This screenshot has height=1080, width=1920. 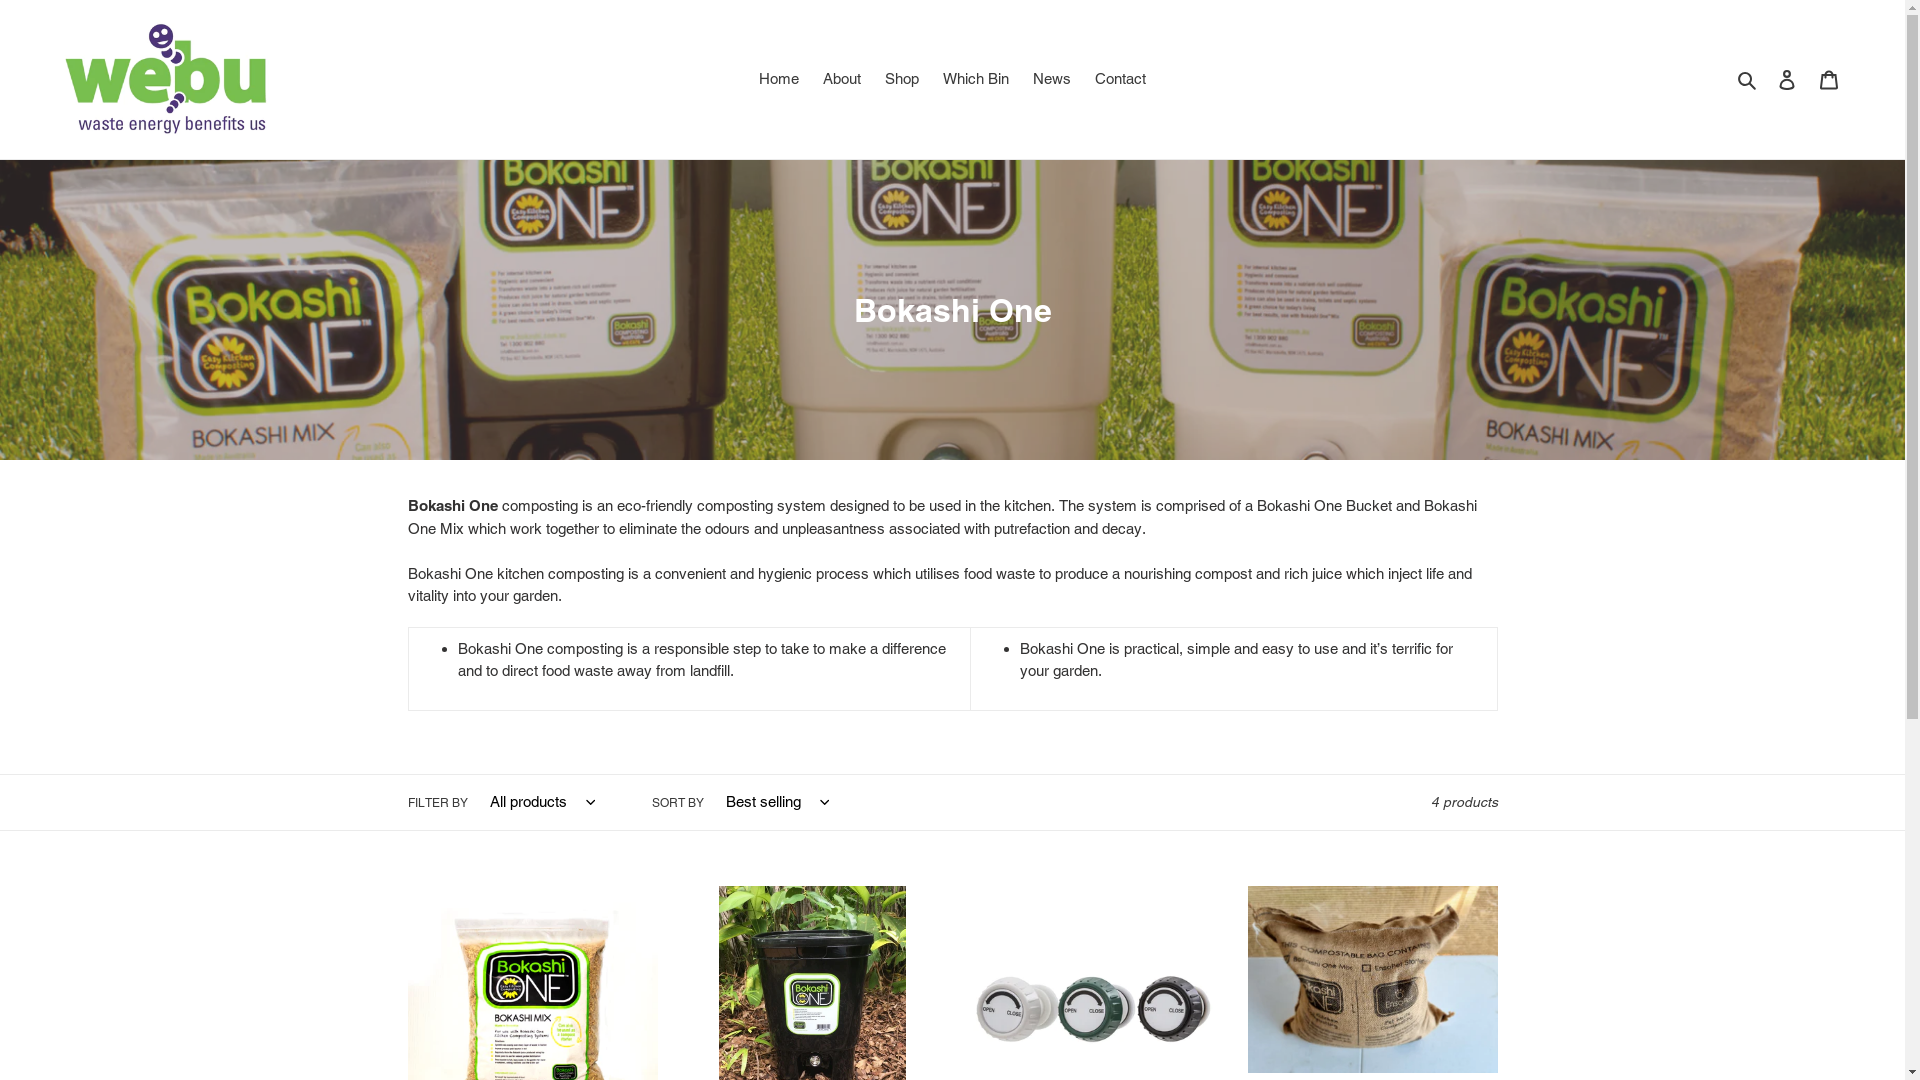 What do you see at coordinates (1786, 78) in the screenshot?
I see `'Log in'` at bounding box center [1786, 78].